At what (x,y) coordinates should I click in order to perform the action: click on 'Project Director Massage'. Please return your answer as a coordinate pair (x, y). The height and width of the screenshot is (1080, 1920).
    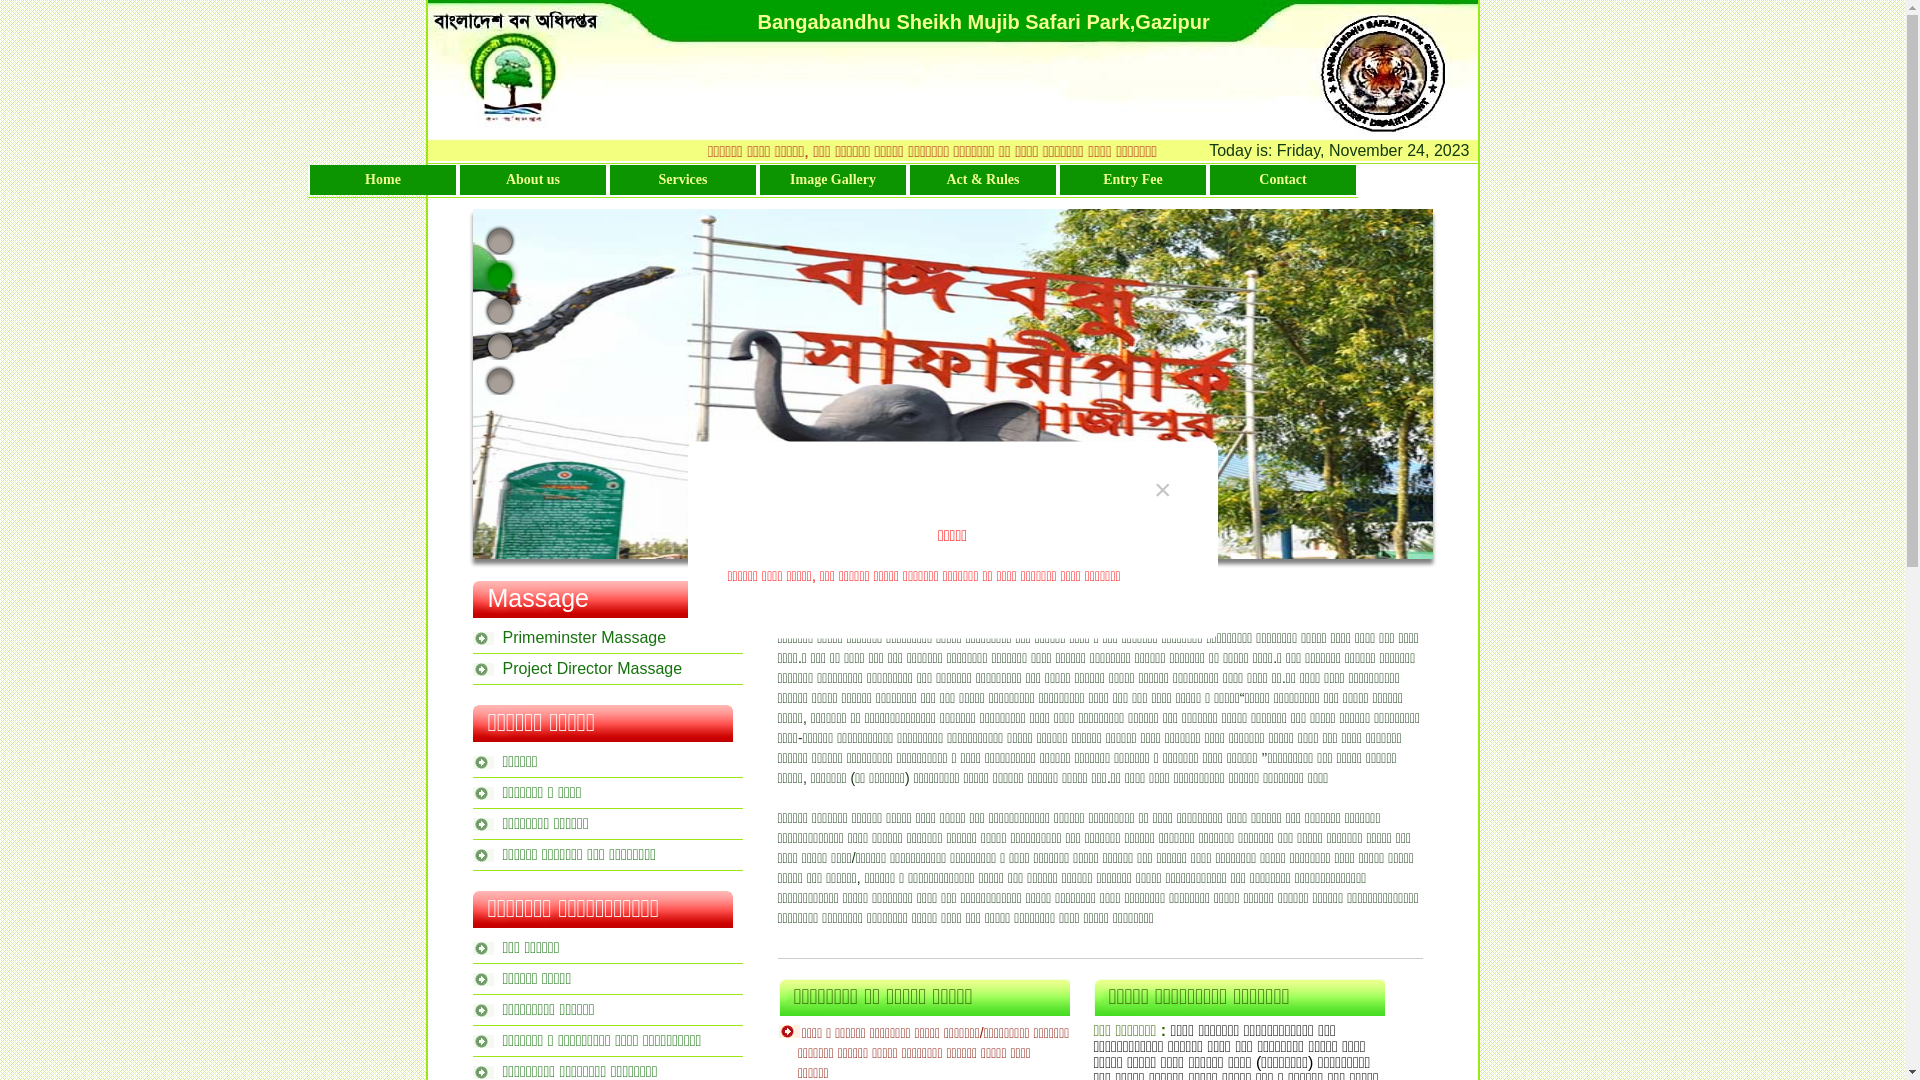
    Looking at the image, I should click on (605, 665).